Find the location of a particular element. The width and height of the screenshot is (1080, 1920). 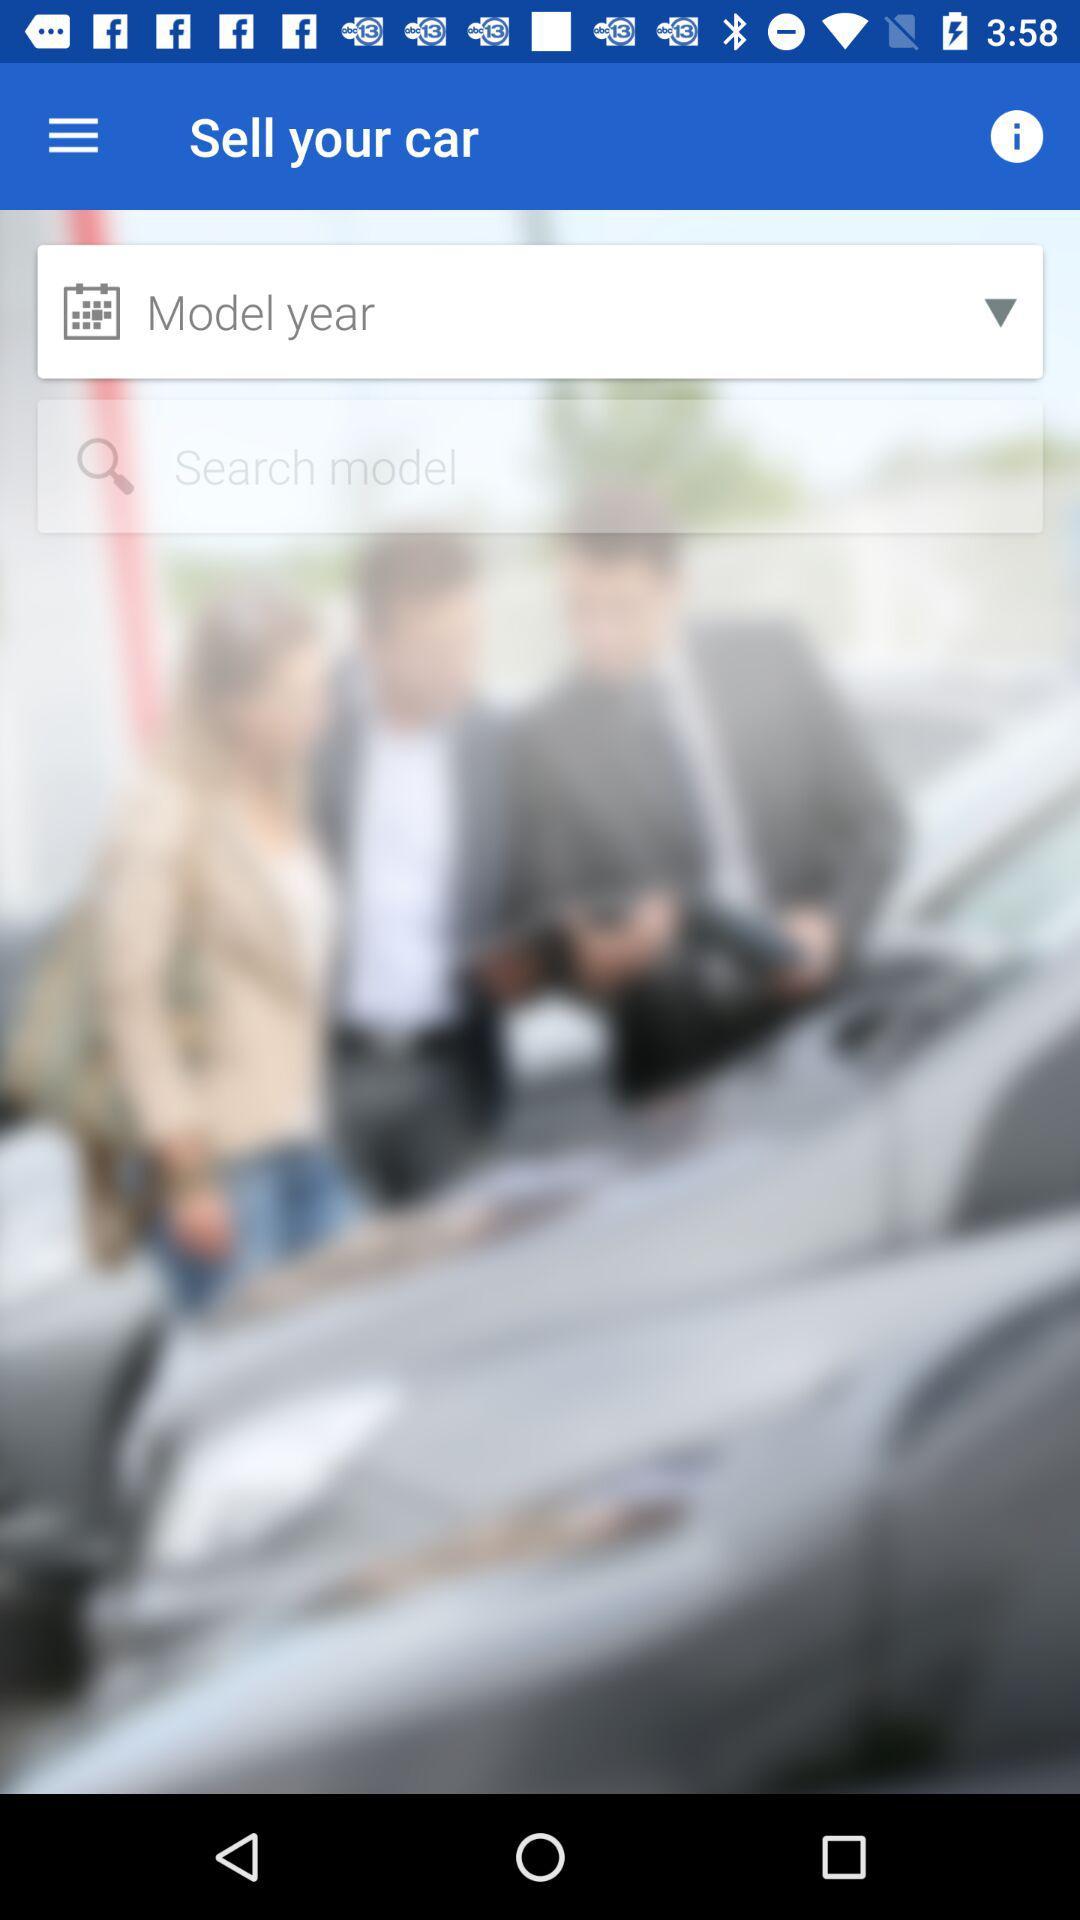

the icon next to the sell your car is located at coordinates (72, 135).